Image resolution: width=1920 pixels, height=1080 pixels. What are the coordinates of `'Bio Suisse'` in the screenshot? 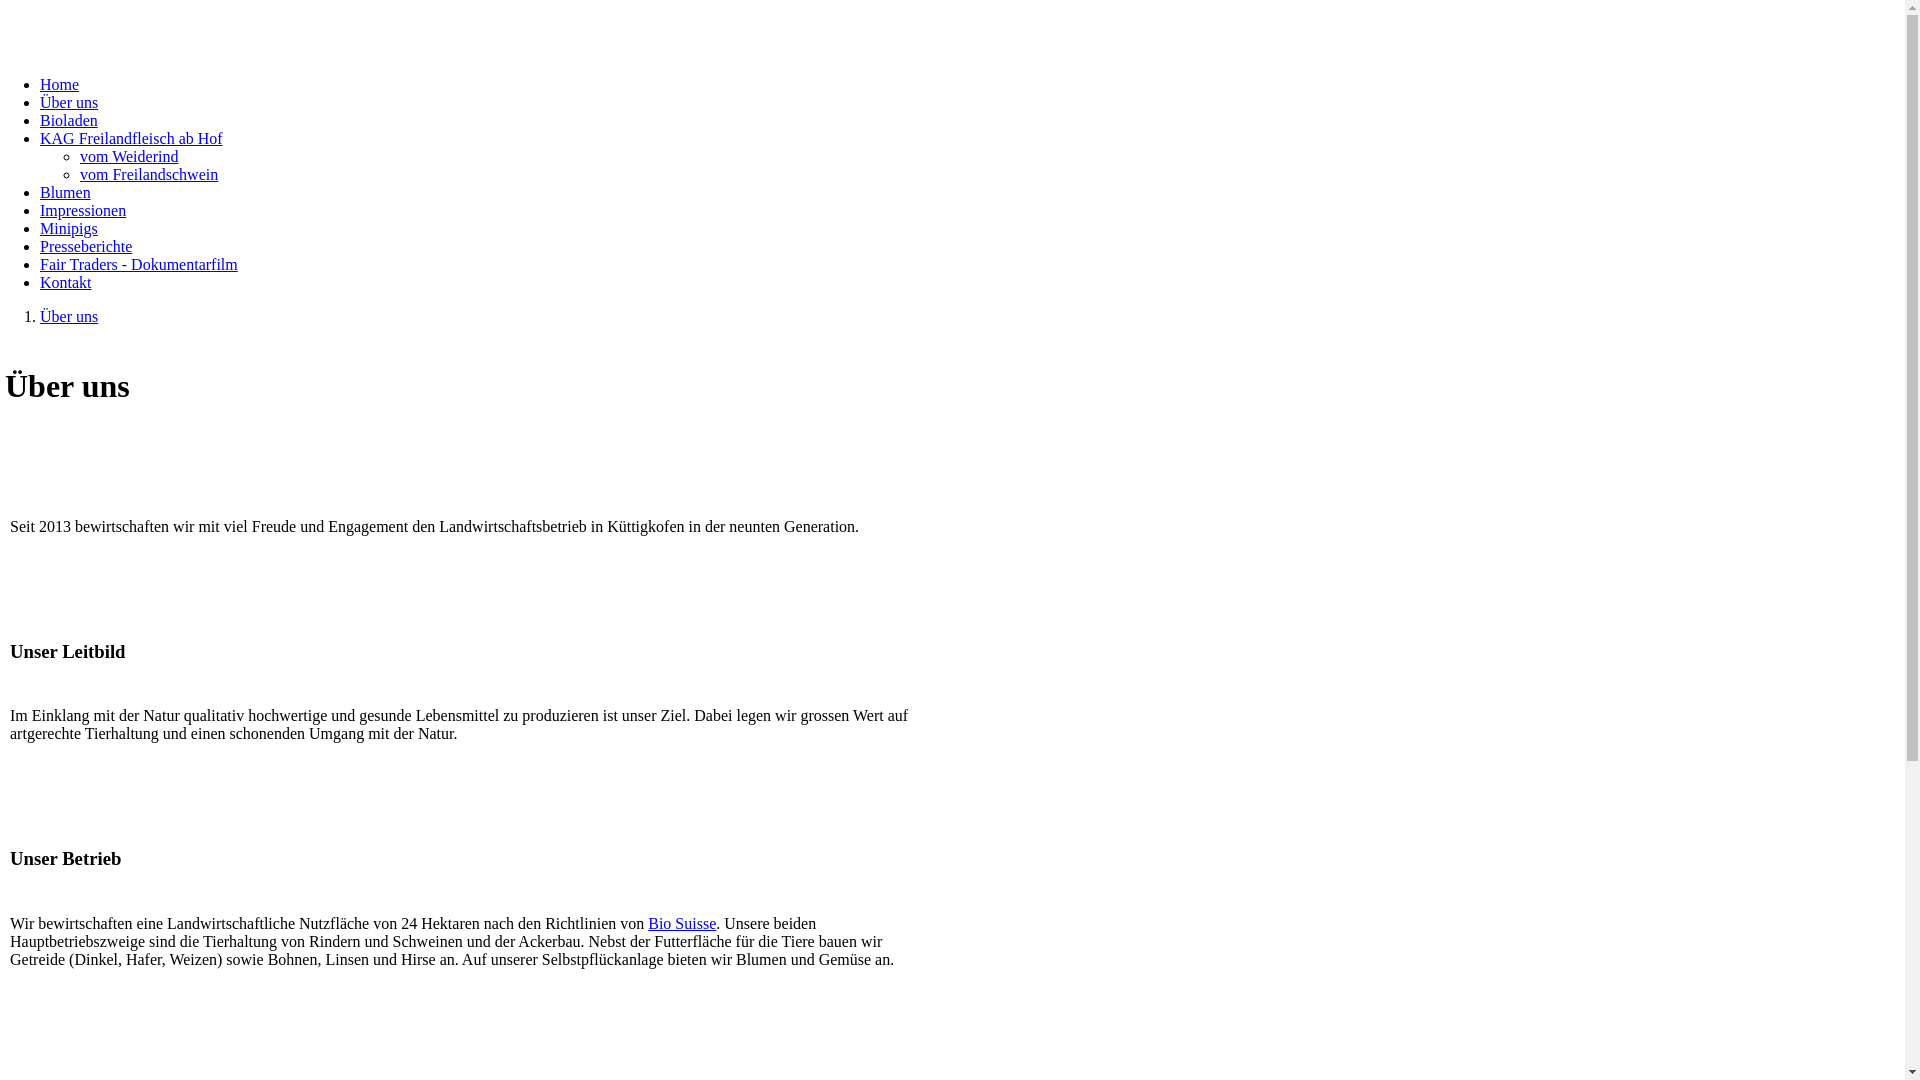 It's located at (681, 923).